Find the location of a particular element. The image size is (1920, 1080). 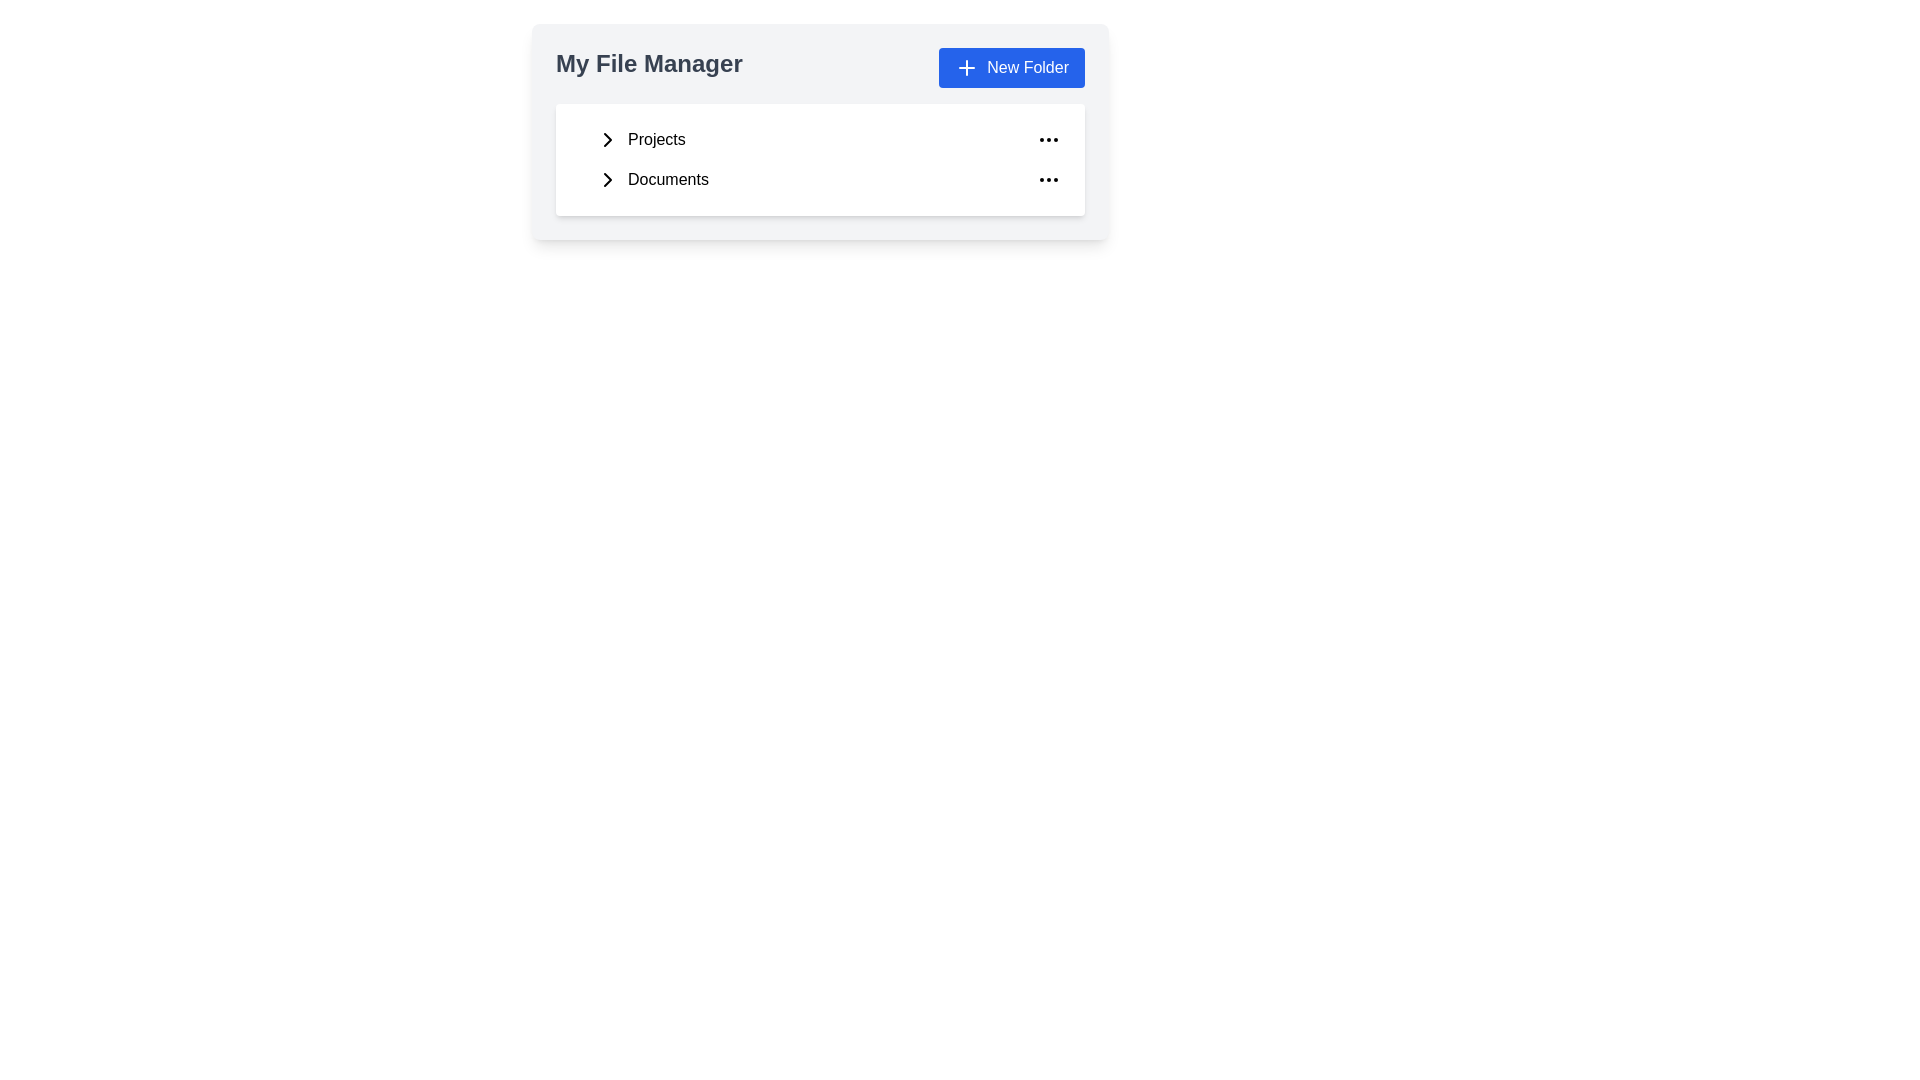

the 'Projects' expansion icon located to the left of the 'Projects' label is located at coordinates (607, 138).